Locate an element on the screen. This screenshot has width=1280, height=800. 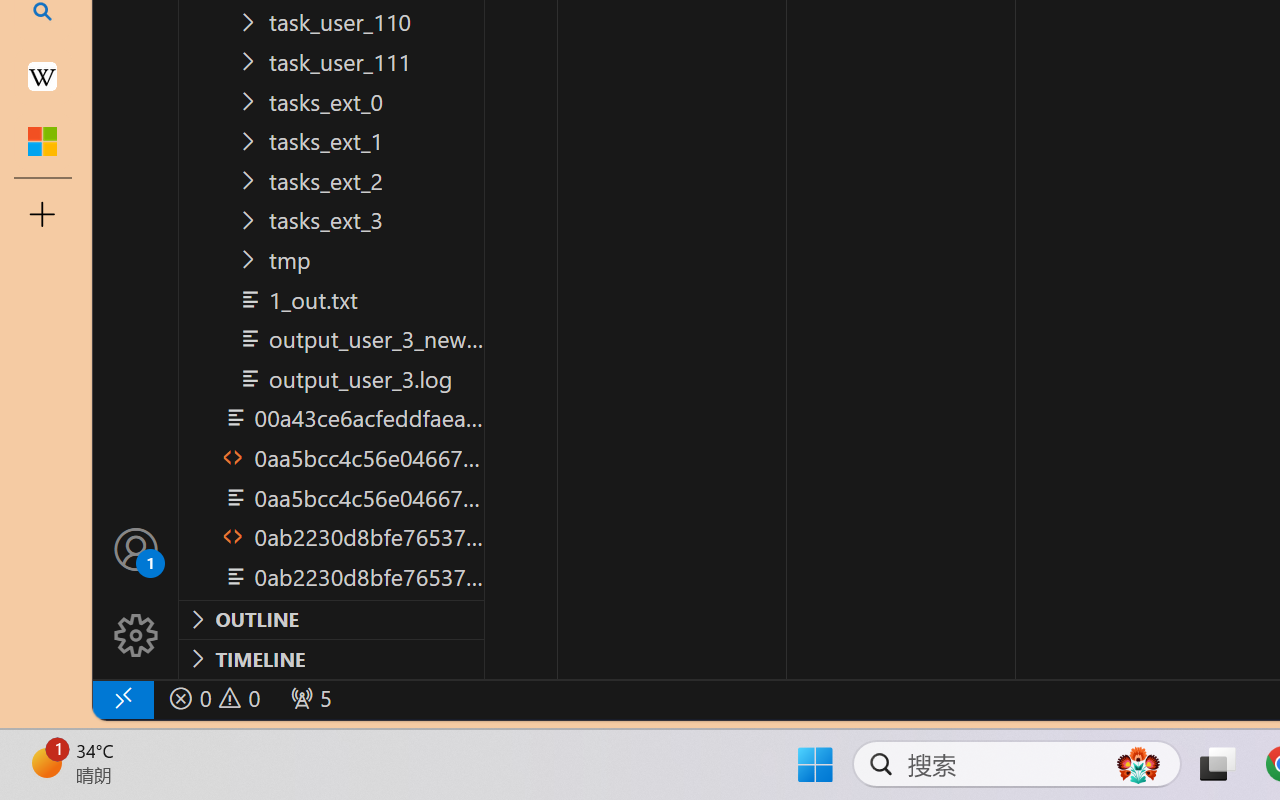
'Outline Section' is located at coordinates (331, 619).